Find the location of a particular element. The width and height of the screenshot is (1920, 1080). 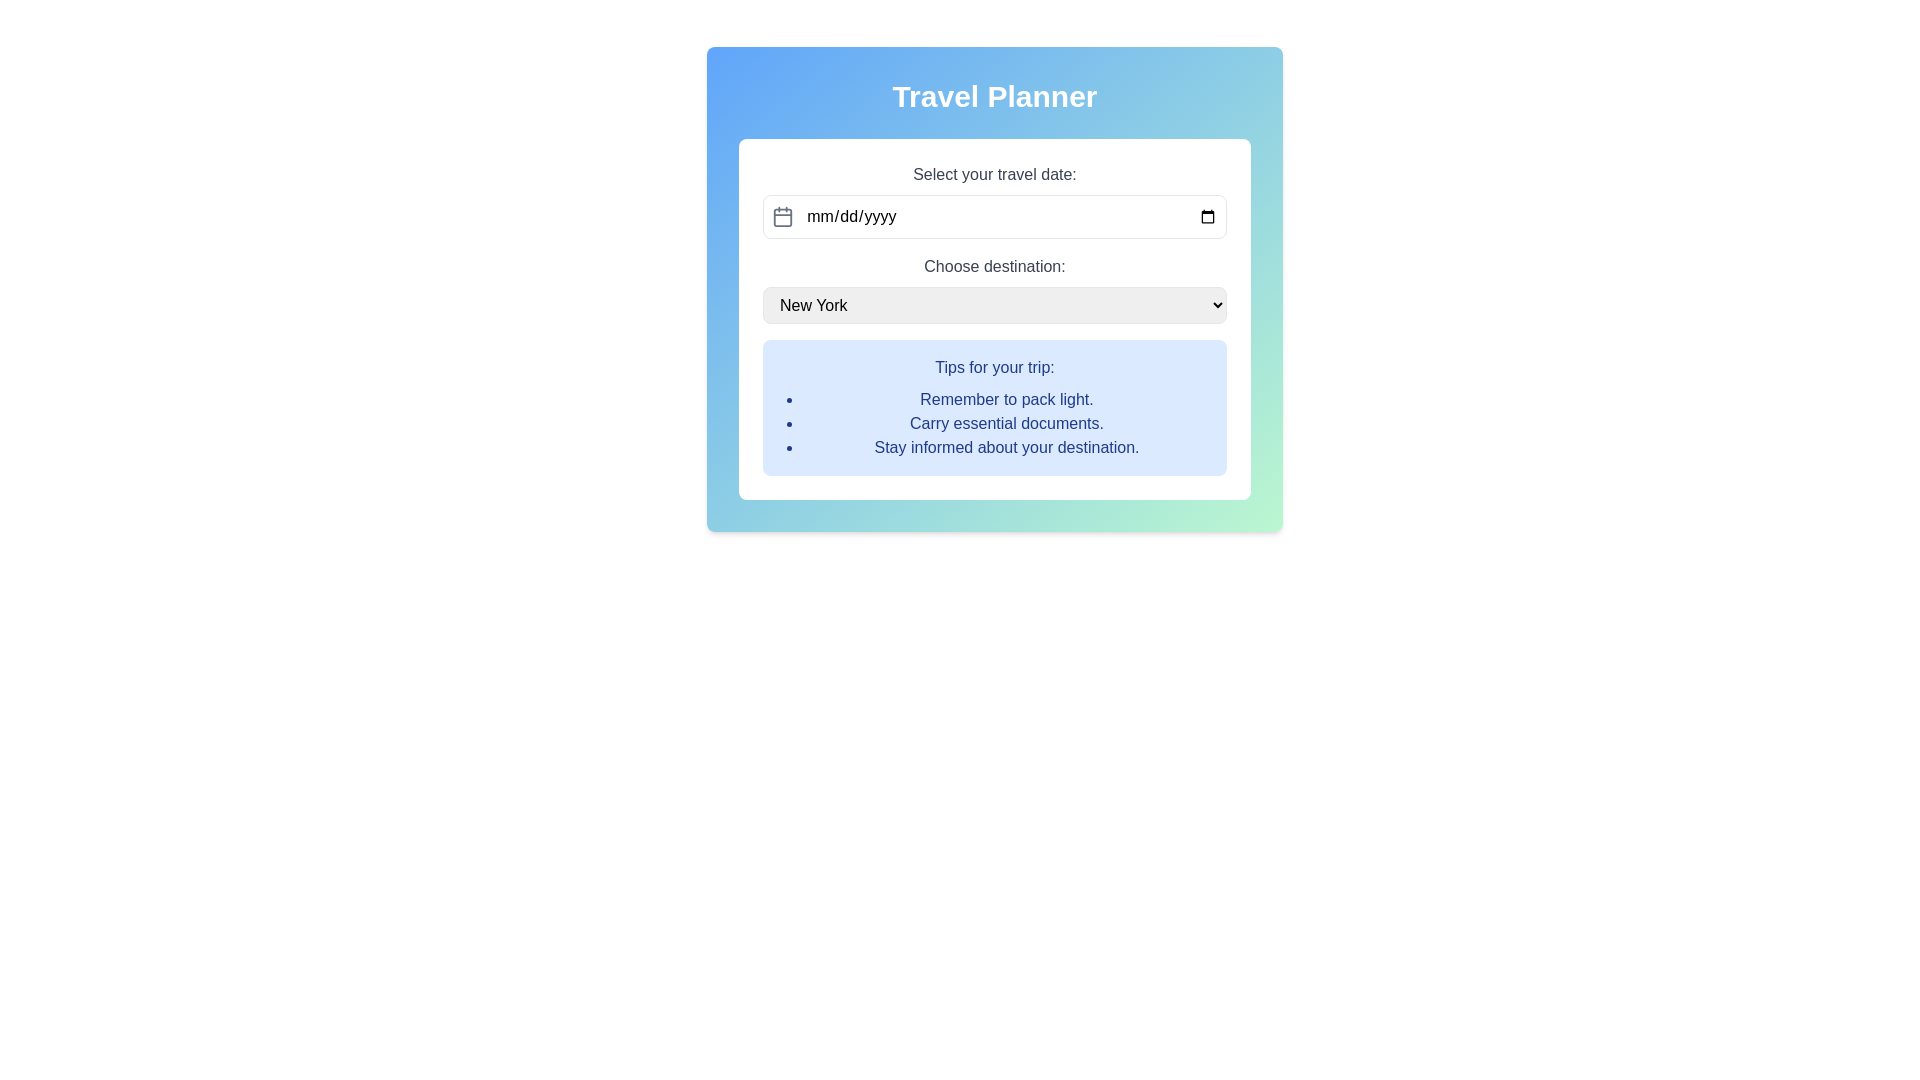

travel tips from the blue-colored Informational Box titled 'Tips for your trip:' which contains a list of travel tips located at the bottom of the Travel Planner interface is located at coordinates (994, 407).